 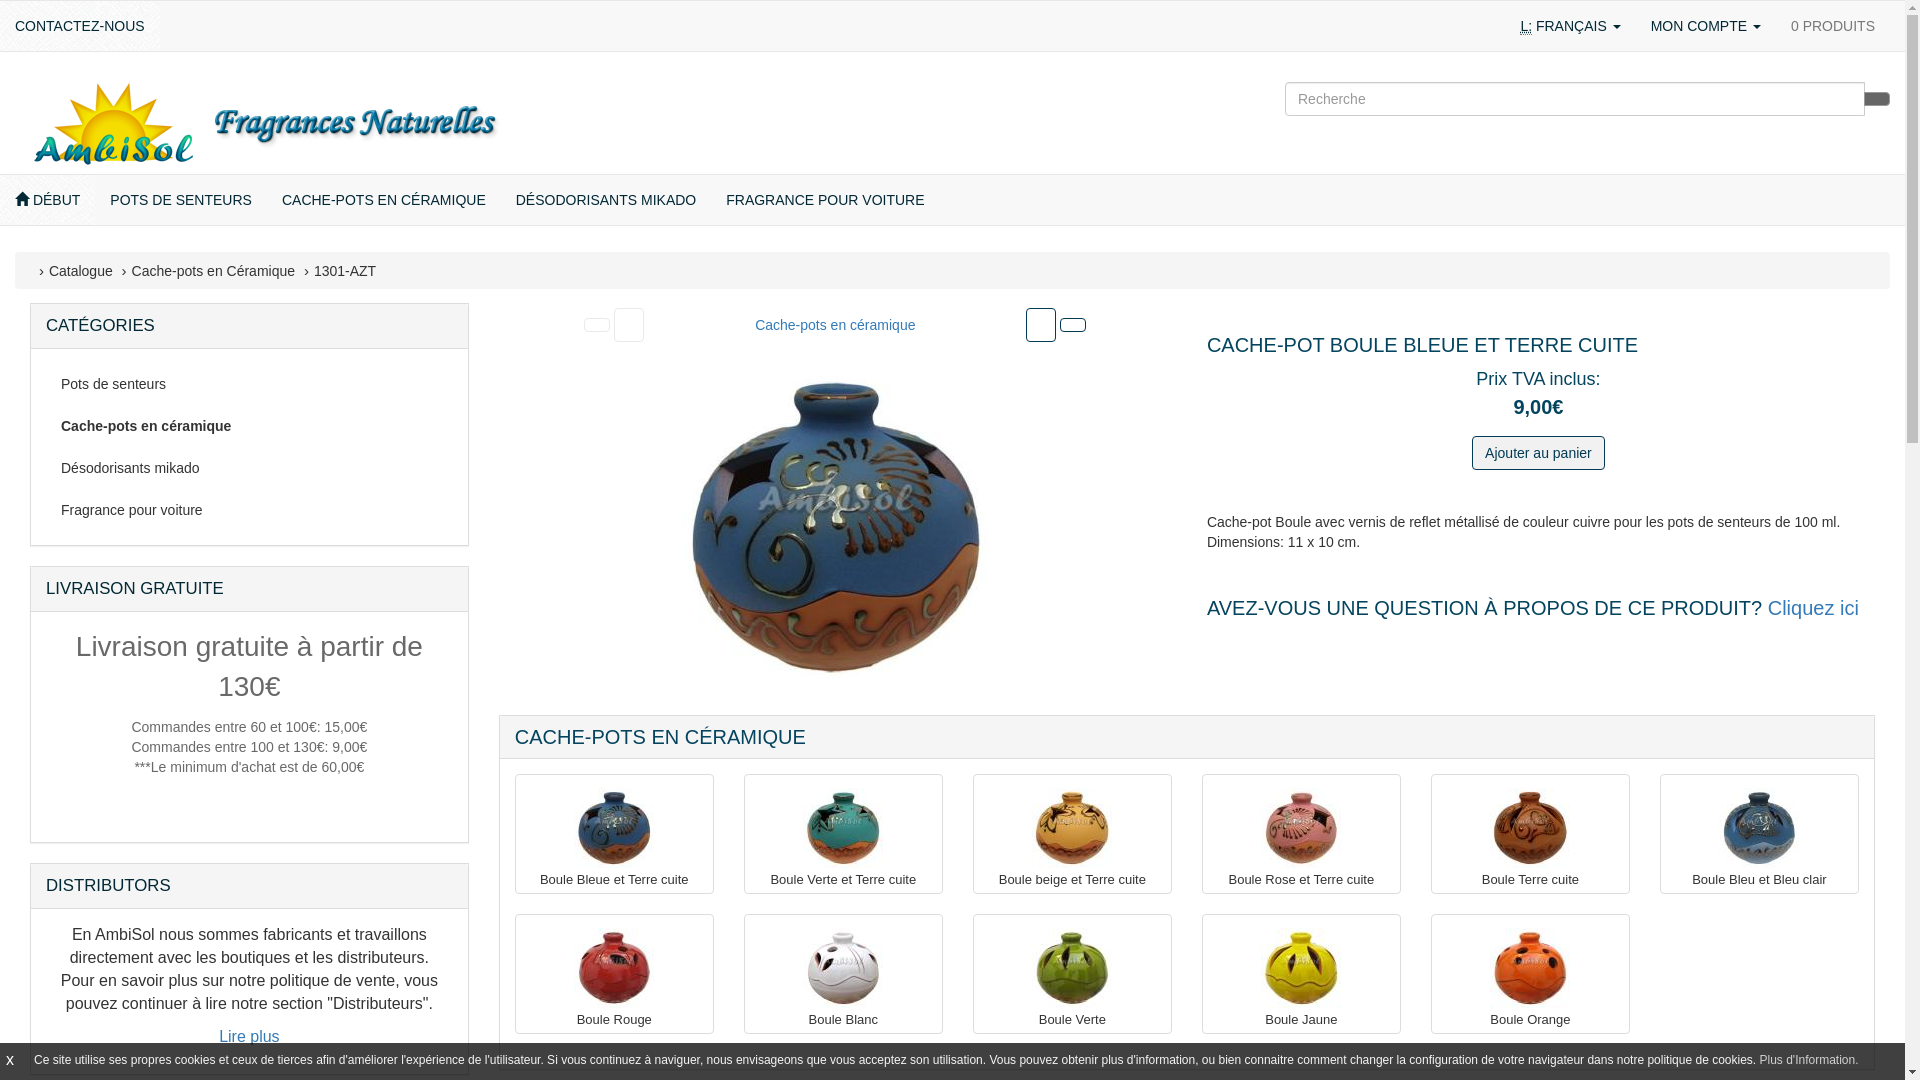 I want to click on 'x', so click(x=9, y=1058).